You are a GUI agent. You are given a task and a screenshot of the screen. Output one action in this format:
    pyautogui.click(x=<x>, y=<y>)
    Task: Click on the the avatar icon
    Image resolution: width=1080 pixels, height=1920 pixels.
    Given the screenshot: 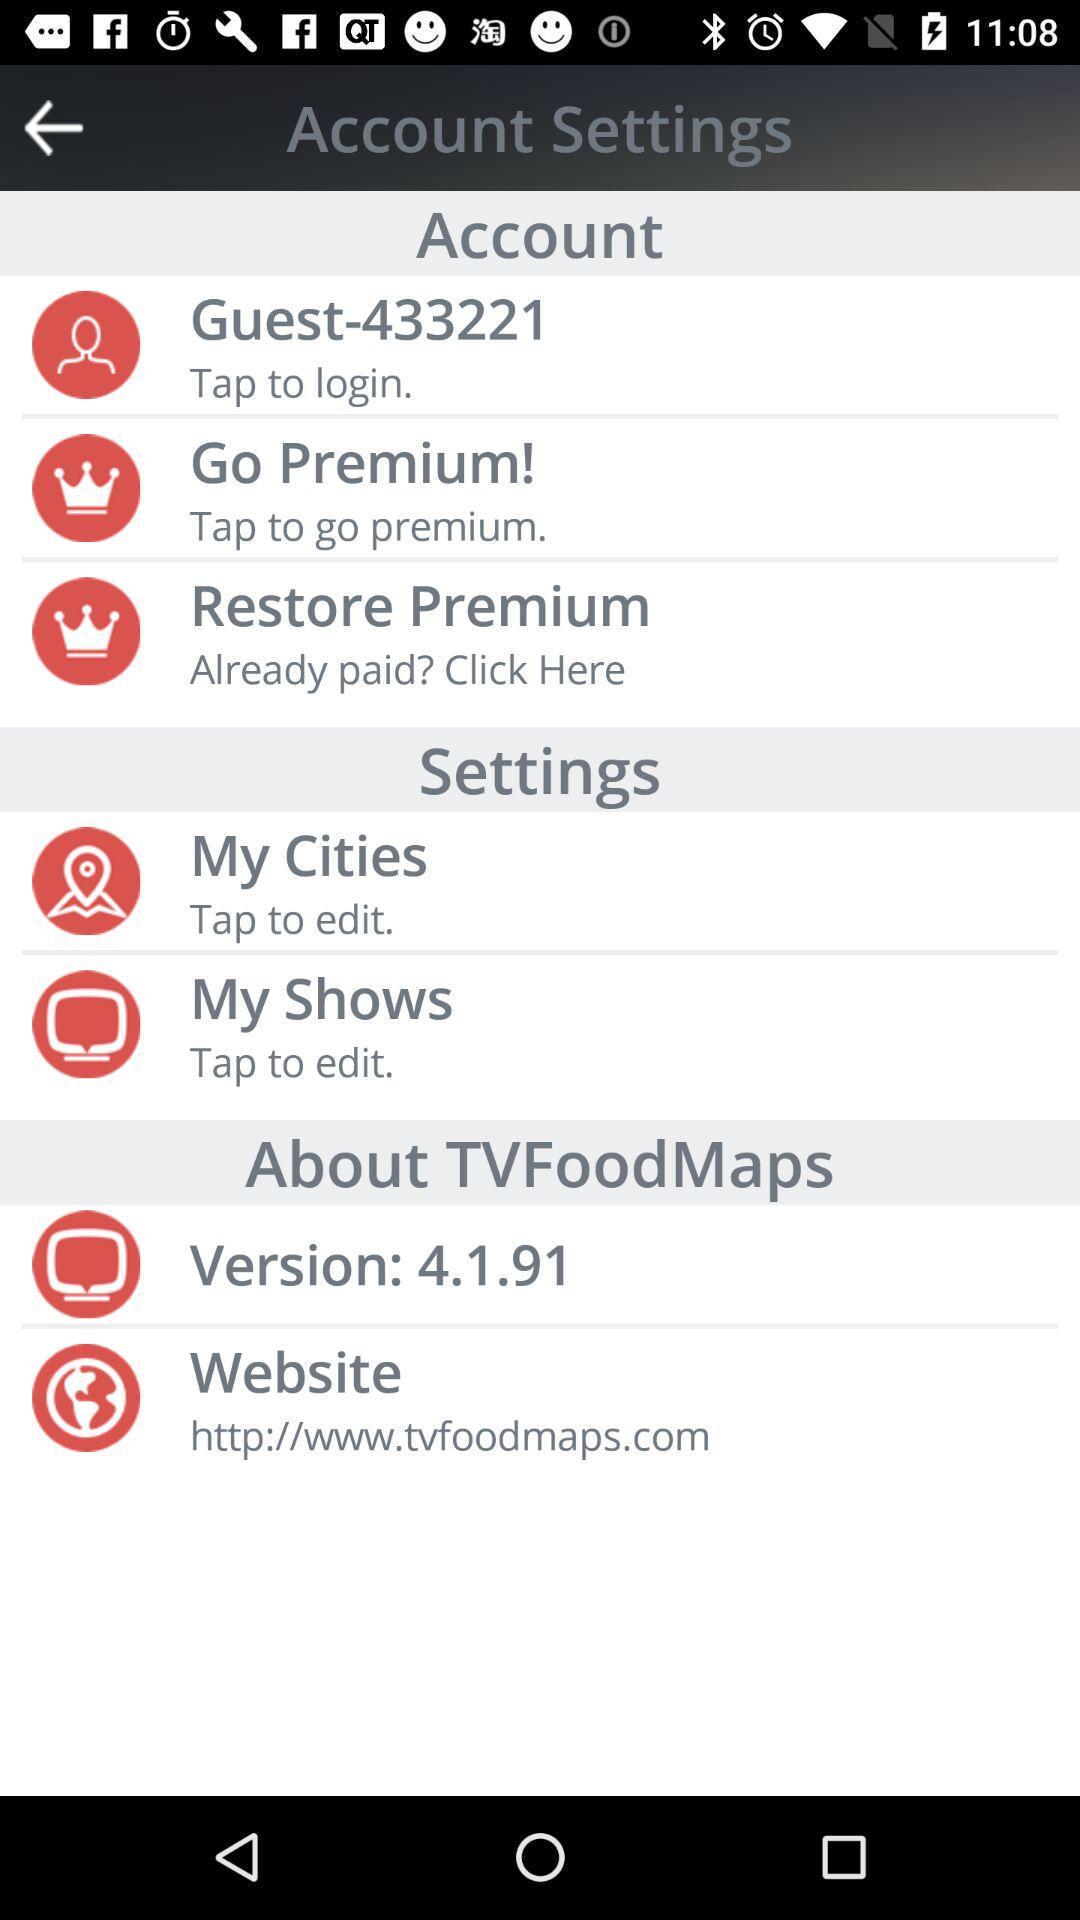 What is the action you would take?
    pyautogui.click(x=85, y=342)
    